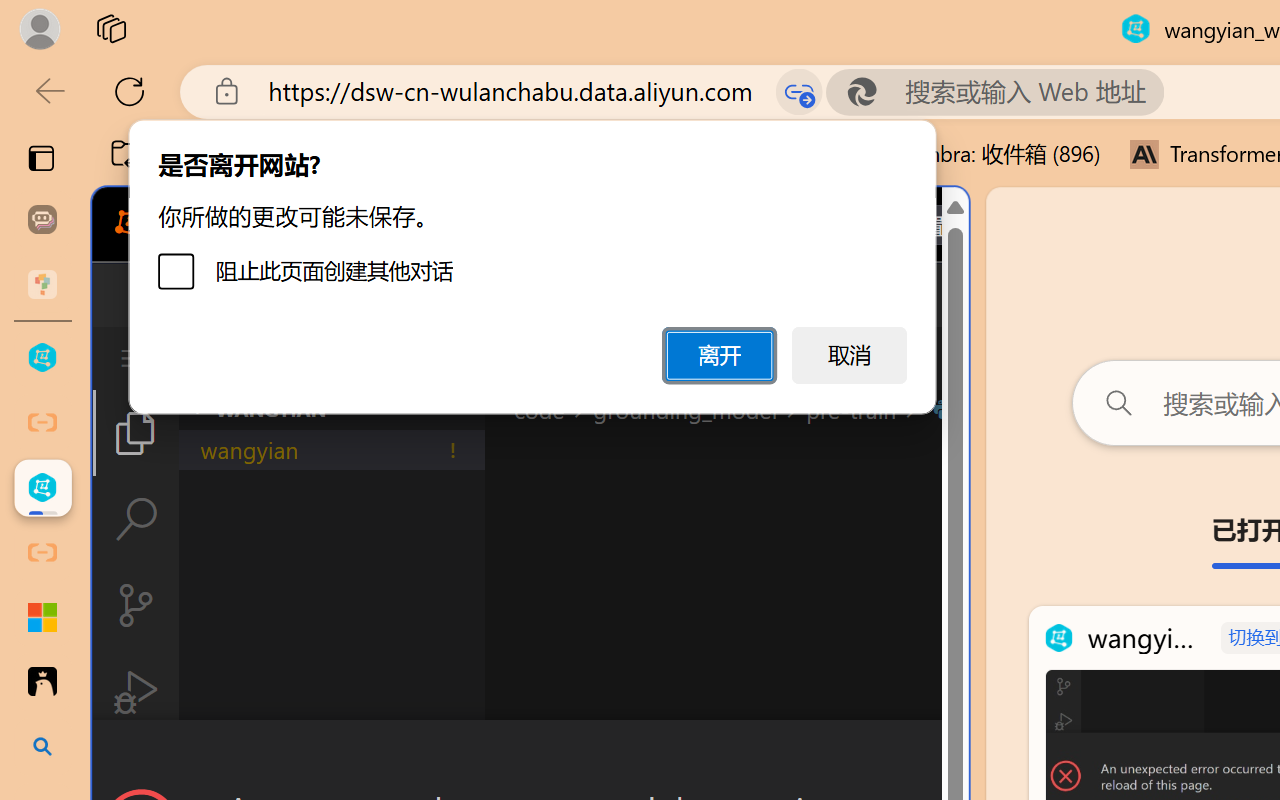  What do you see at coordinates (960, 756) in the screenshot?
I see `'Close Dialog'` at bounding box center [960, 756].